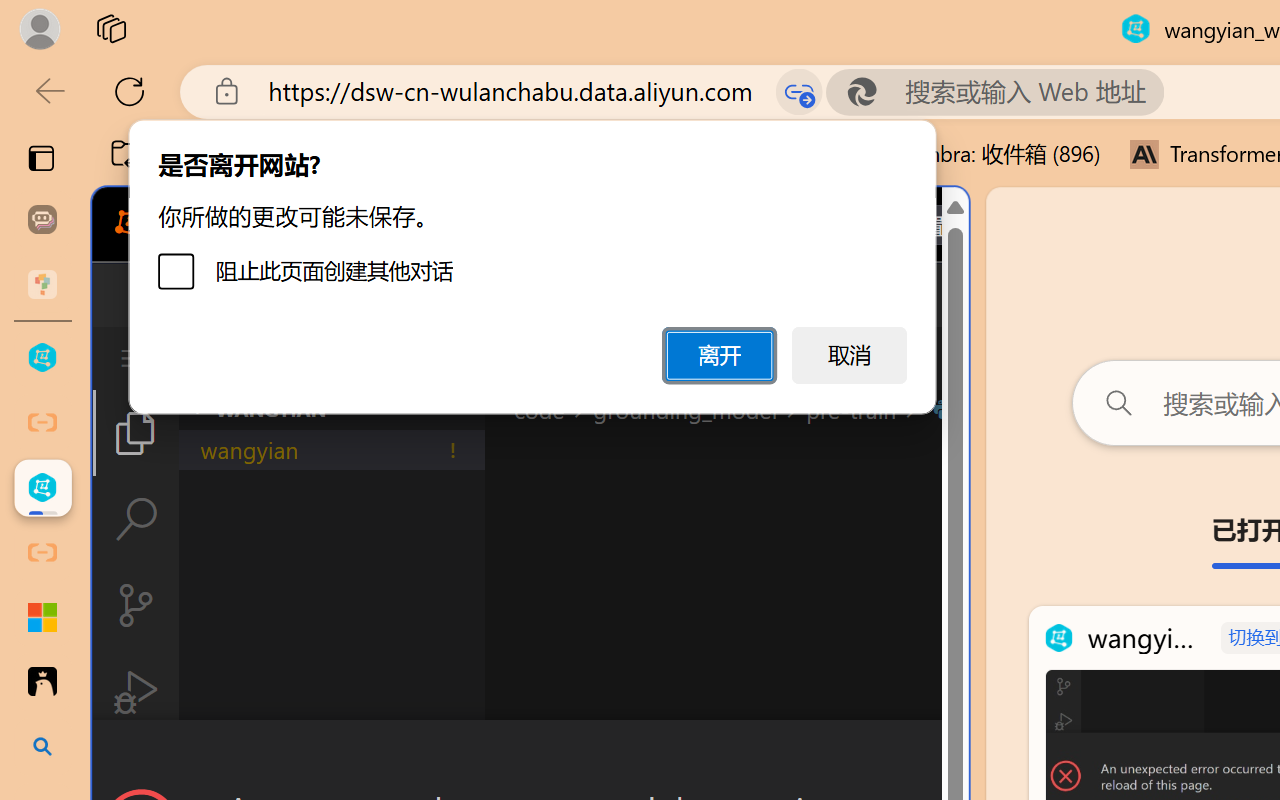  What do you see at coordinates (960, 756) in the screenshot?
I see `'Close Dialog'` at bounding box center [960, 756].